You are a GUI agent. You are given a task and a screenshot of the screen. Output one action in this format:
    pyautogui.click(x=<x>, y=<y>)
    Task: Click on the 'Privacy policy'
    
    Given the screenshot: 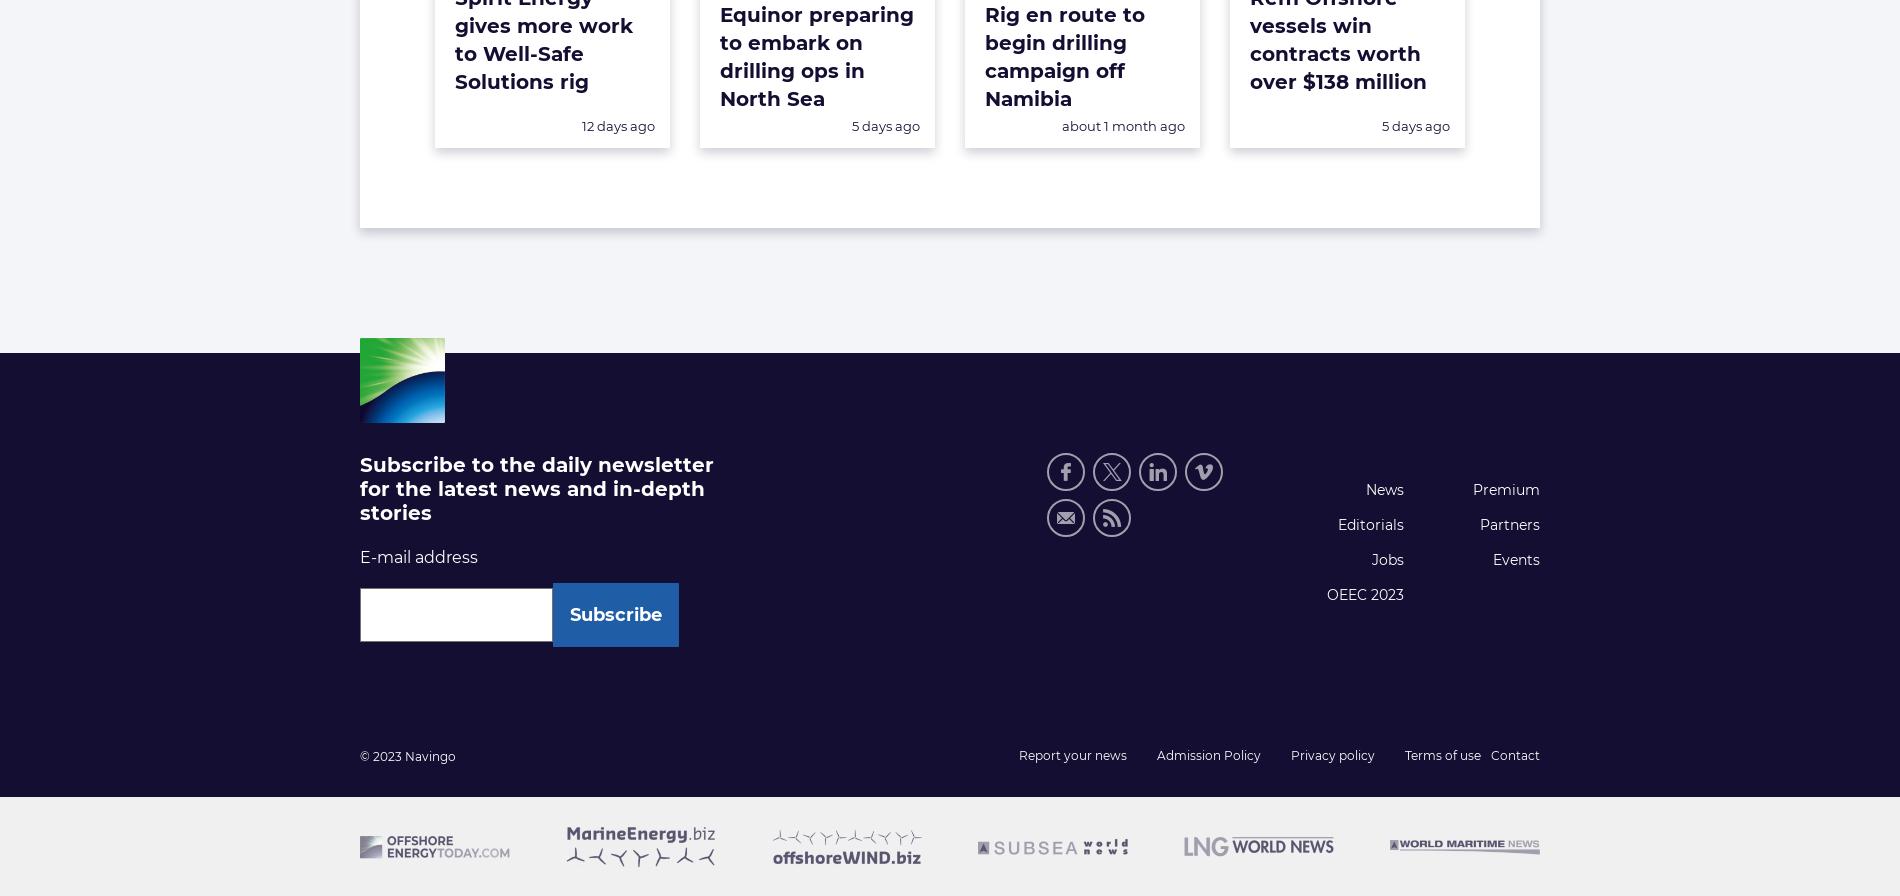 What is the action you would take?
    pyautogui.click(x=1290, y=754)
    